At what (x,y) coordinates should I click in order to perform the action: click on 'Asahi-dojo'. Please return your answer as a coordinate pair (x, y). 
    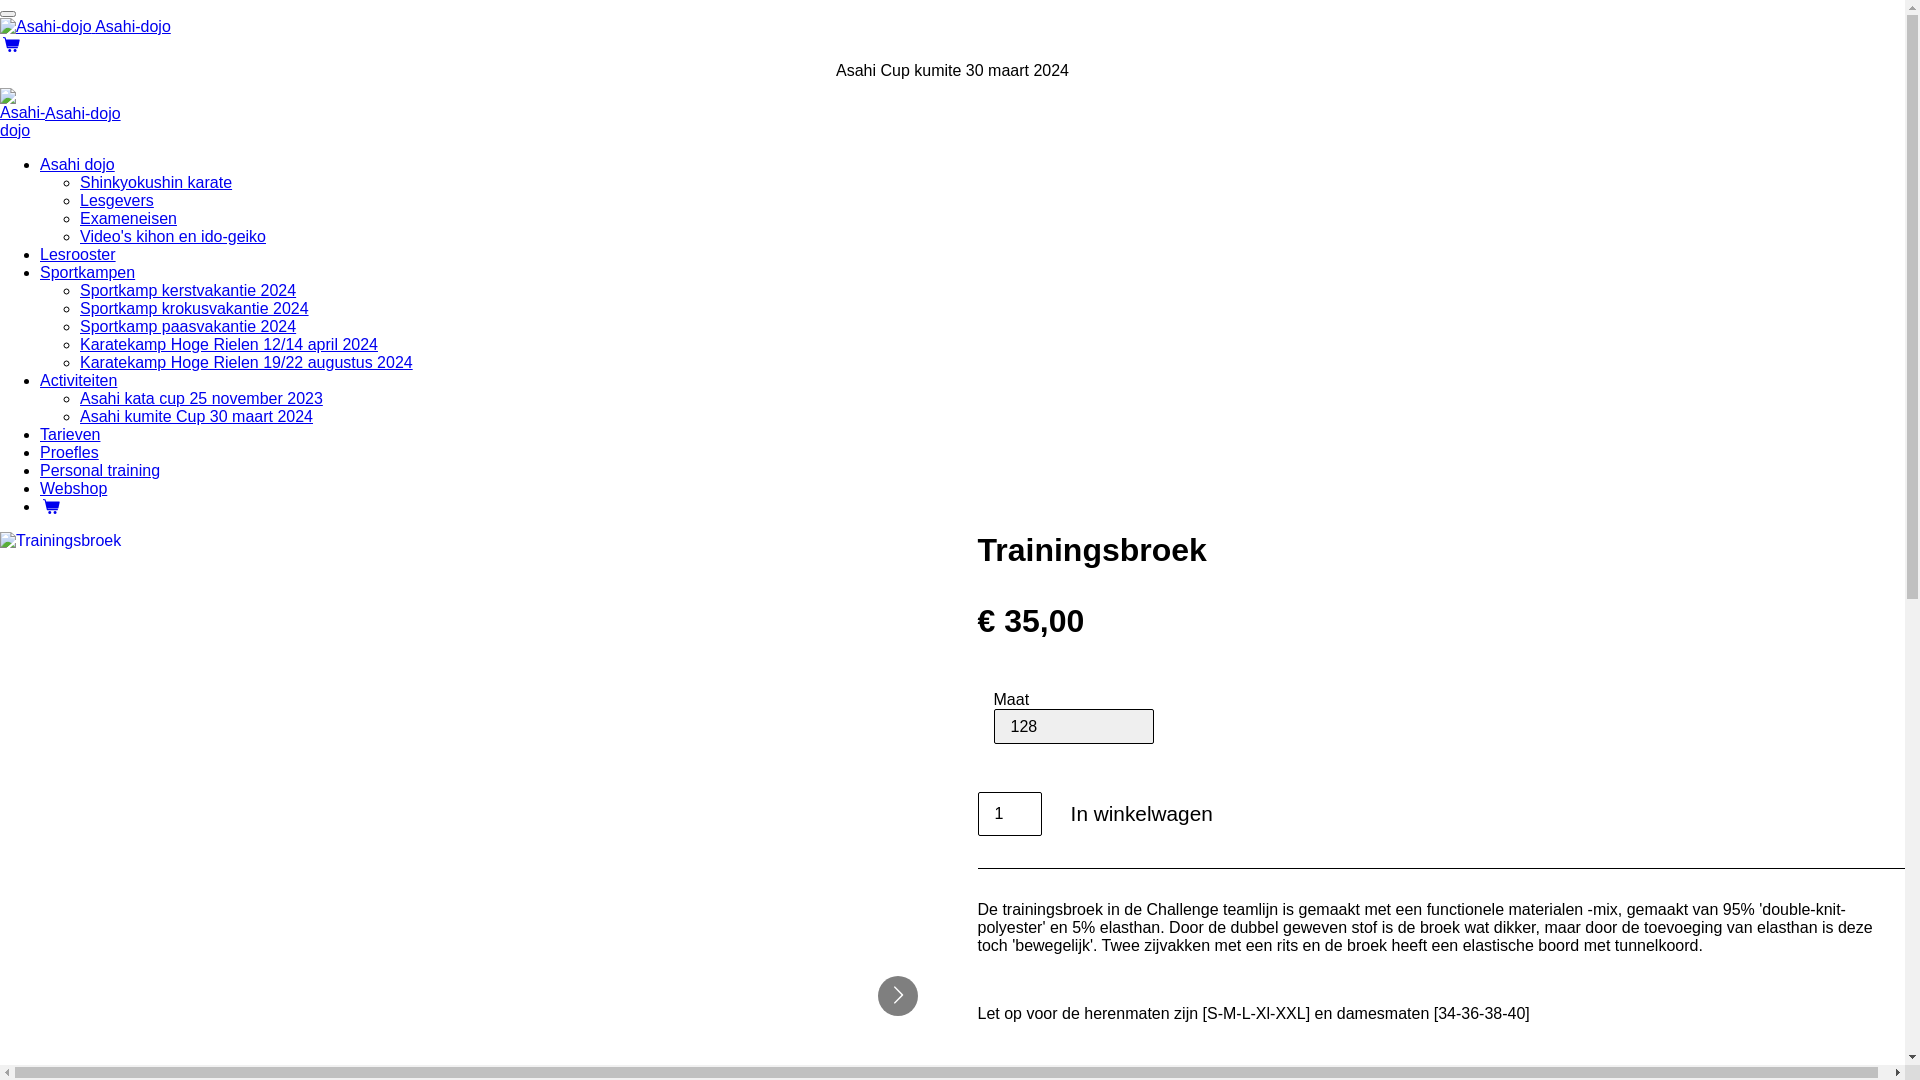
    Looking at the image, I should click on (46, 27).